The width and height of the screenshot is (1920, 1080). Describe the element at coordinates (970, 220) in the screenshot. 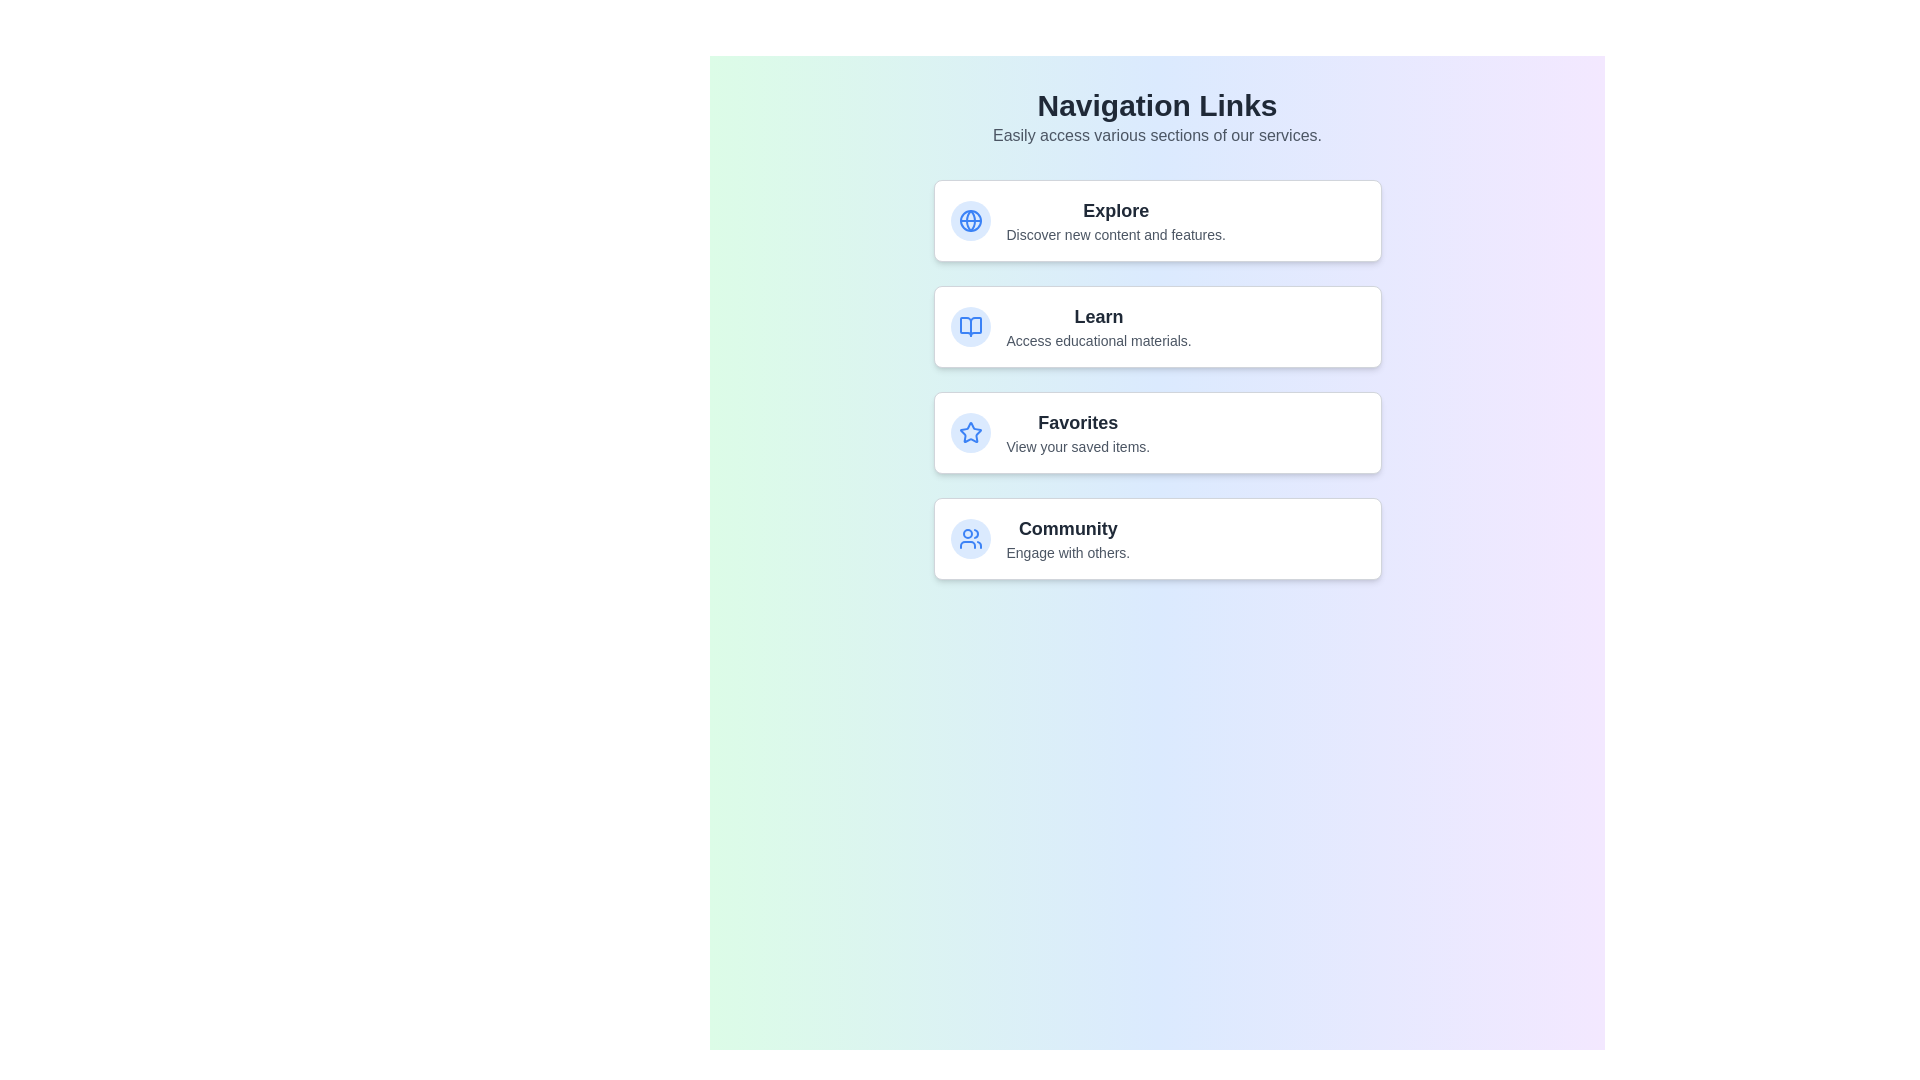

I see `the globe icon, which is located to the left of the 'Explore' text in the 'Navigation Links' section` at that location.